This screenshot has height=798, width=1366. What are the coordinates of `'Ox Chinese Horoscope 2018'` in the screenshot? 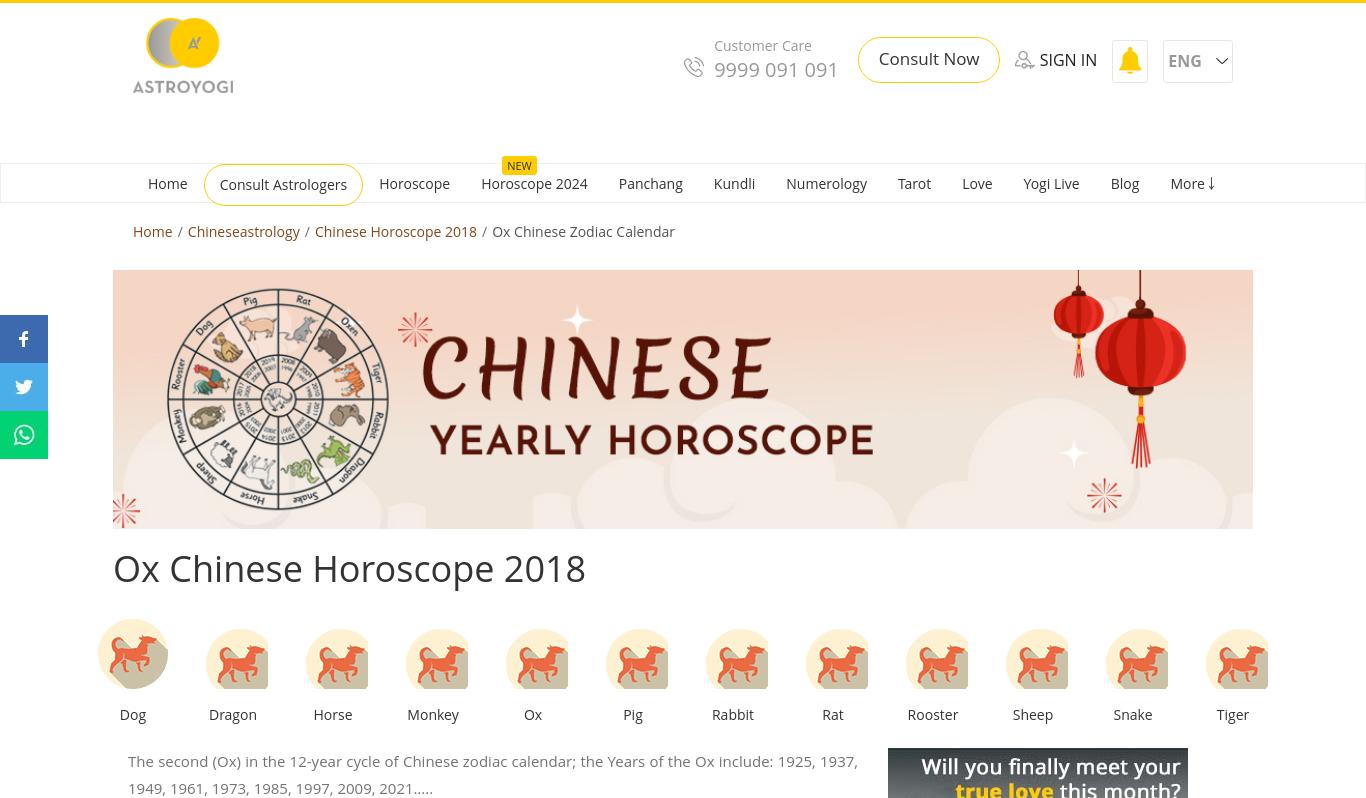 It's located at (348, 568).